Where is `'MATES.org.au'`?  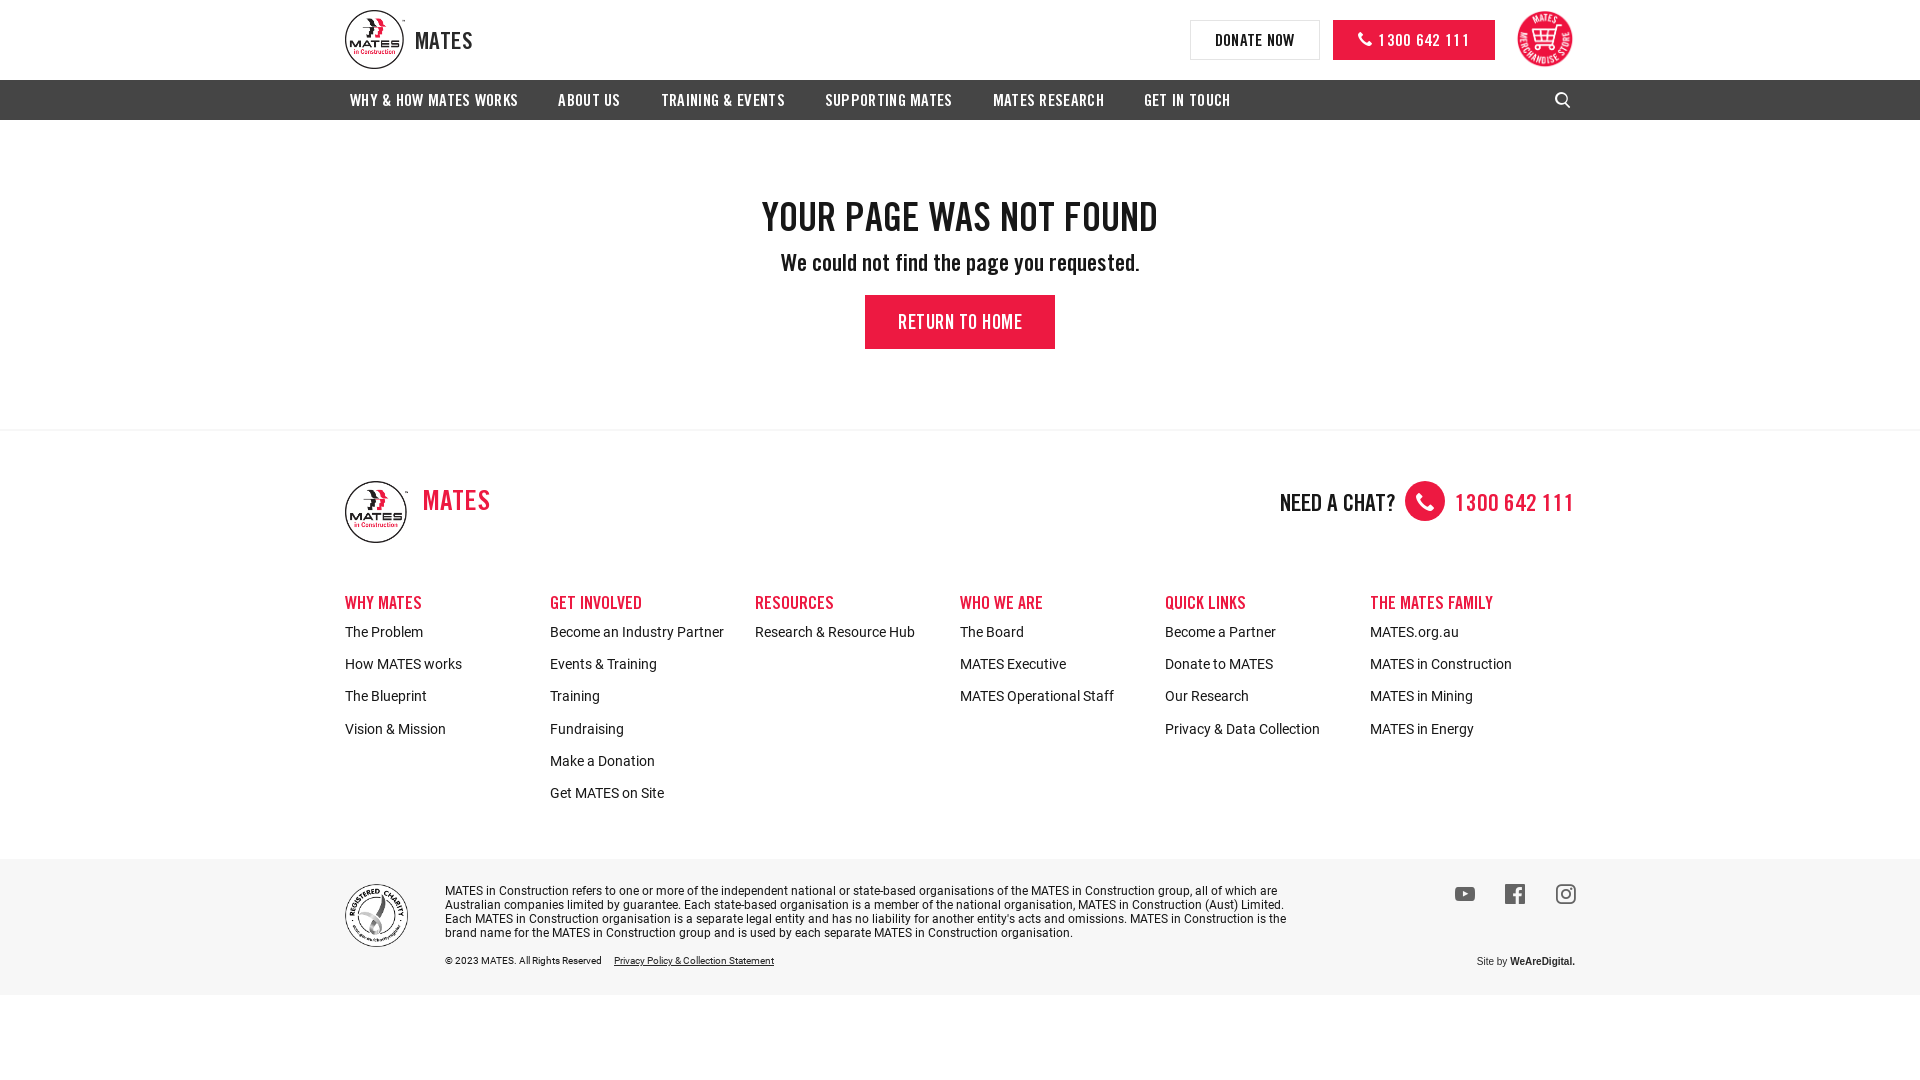
'MATES.org.au' is located at coordinates (1462, 632).